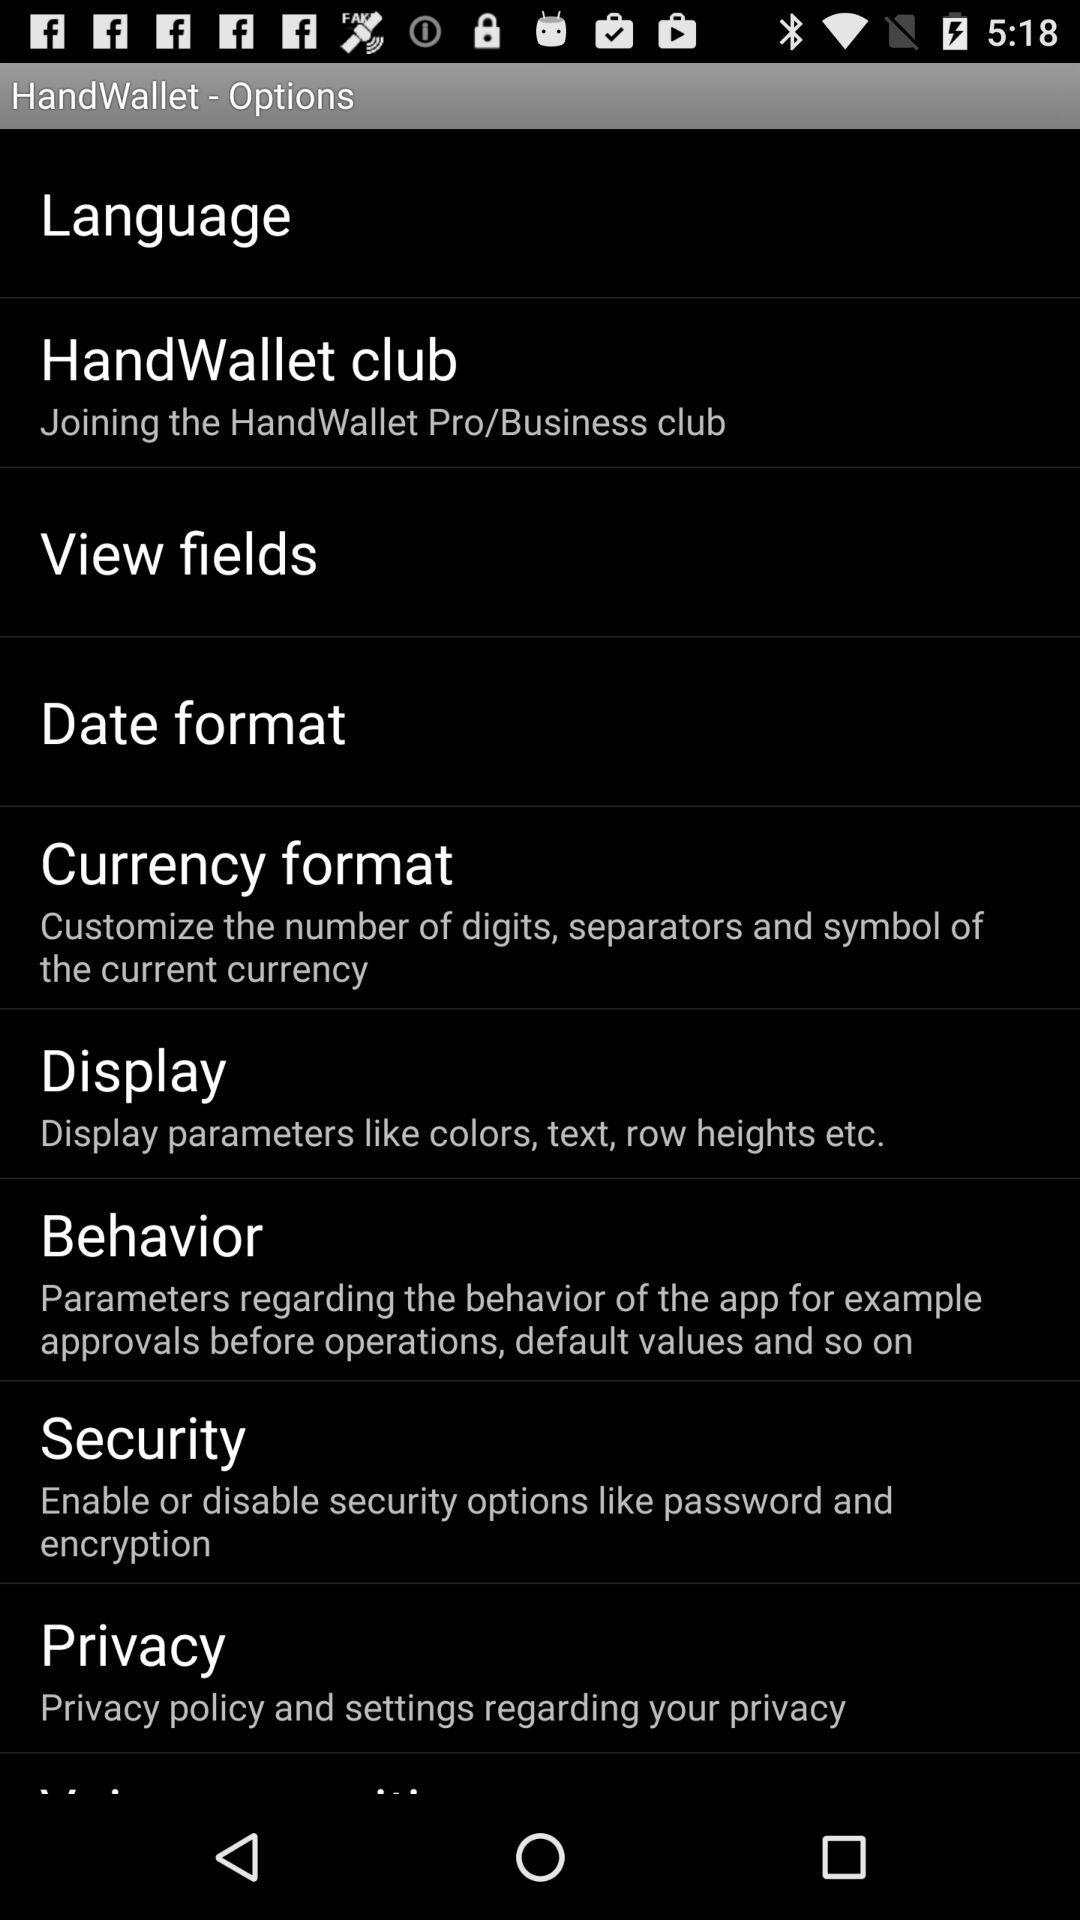 Image resolution: width=1080 pixels, height=1920 pixels. I want to click on the language app, so click(164, 212).